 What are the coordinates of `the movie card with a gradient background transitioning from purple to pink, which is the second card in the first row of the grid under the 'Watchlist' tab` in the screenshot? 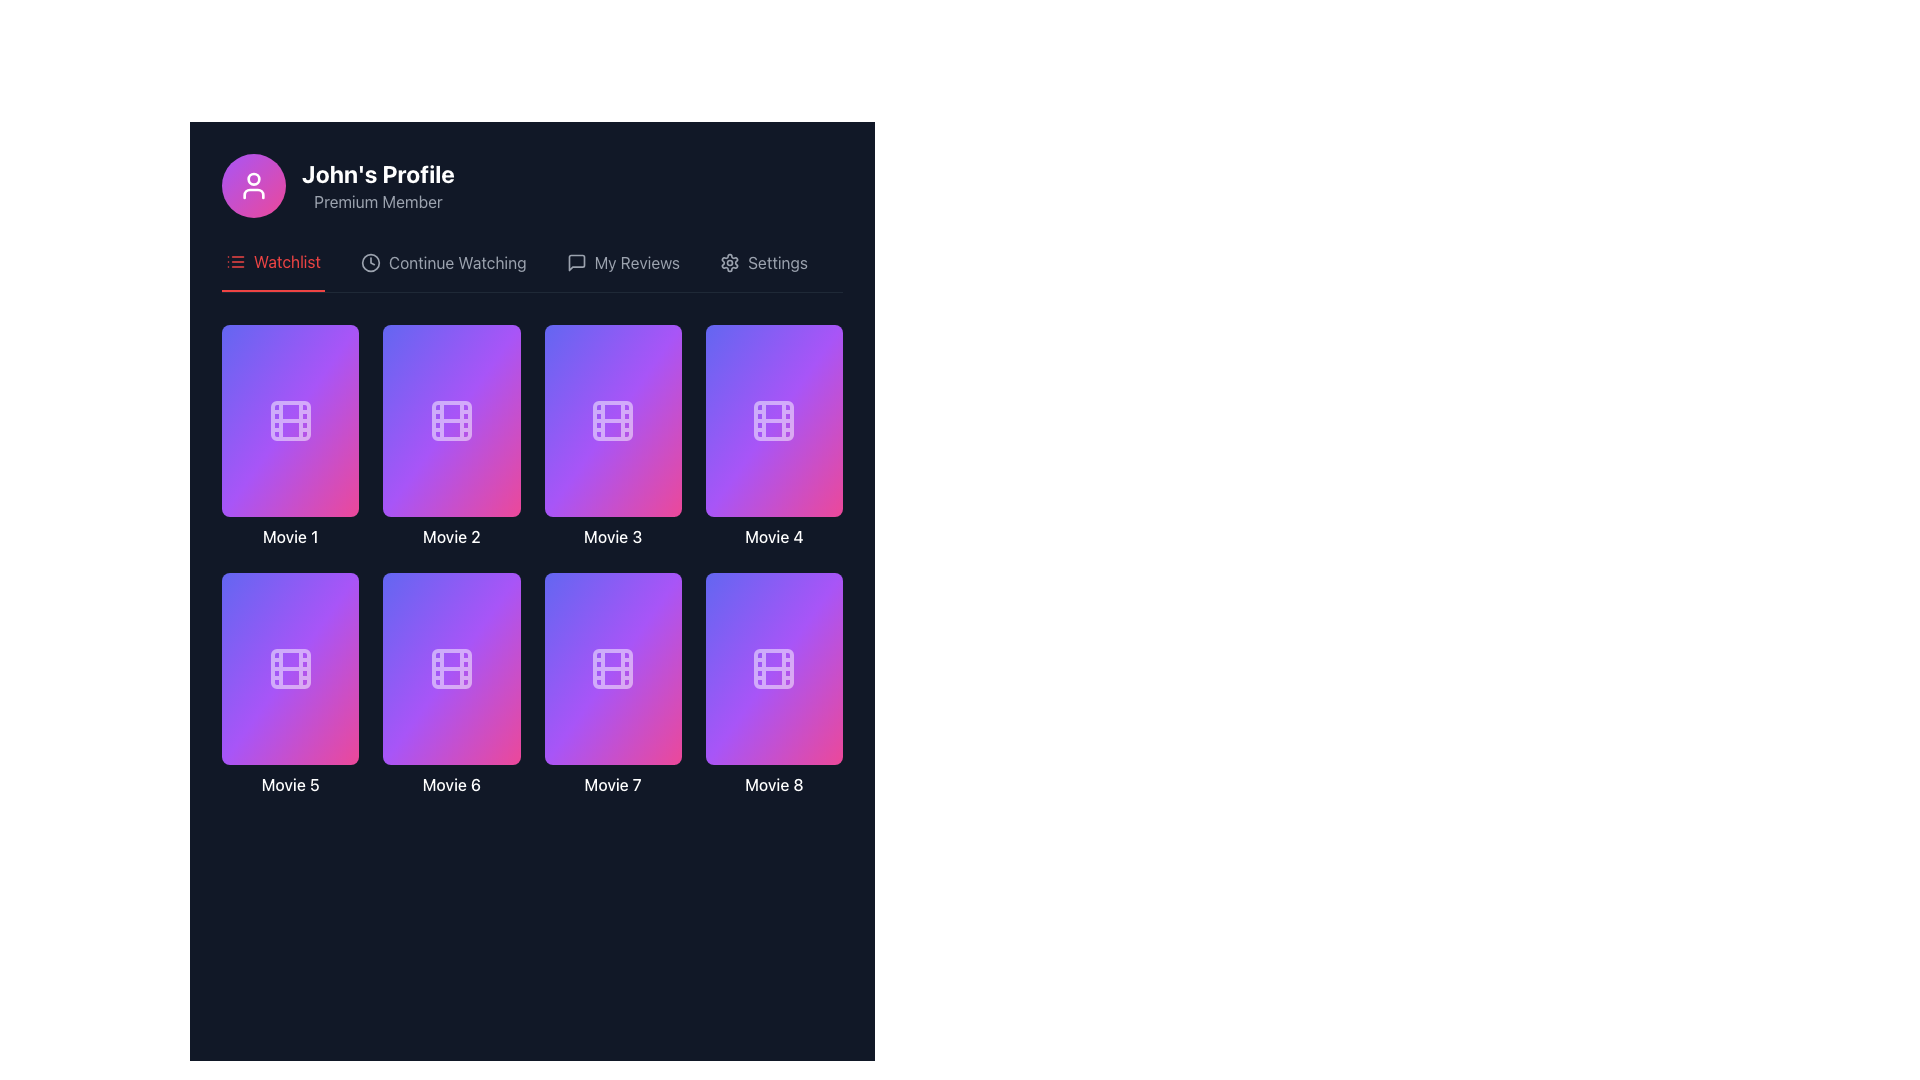 It's located at (450, 435).